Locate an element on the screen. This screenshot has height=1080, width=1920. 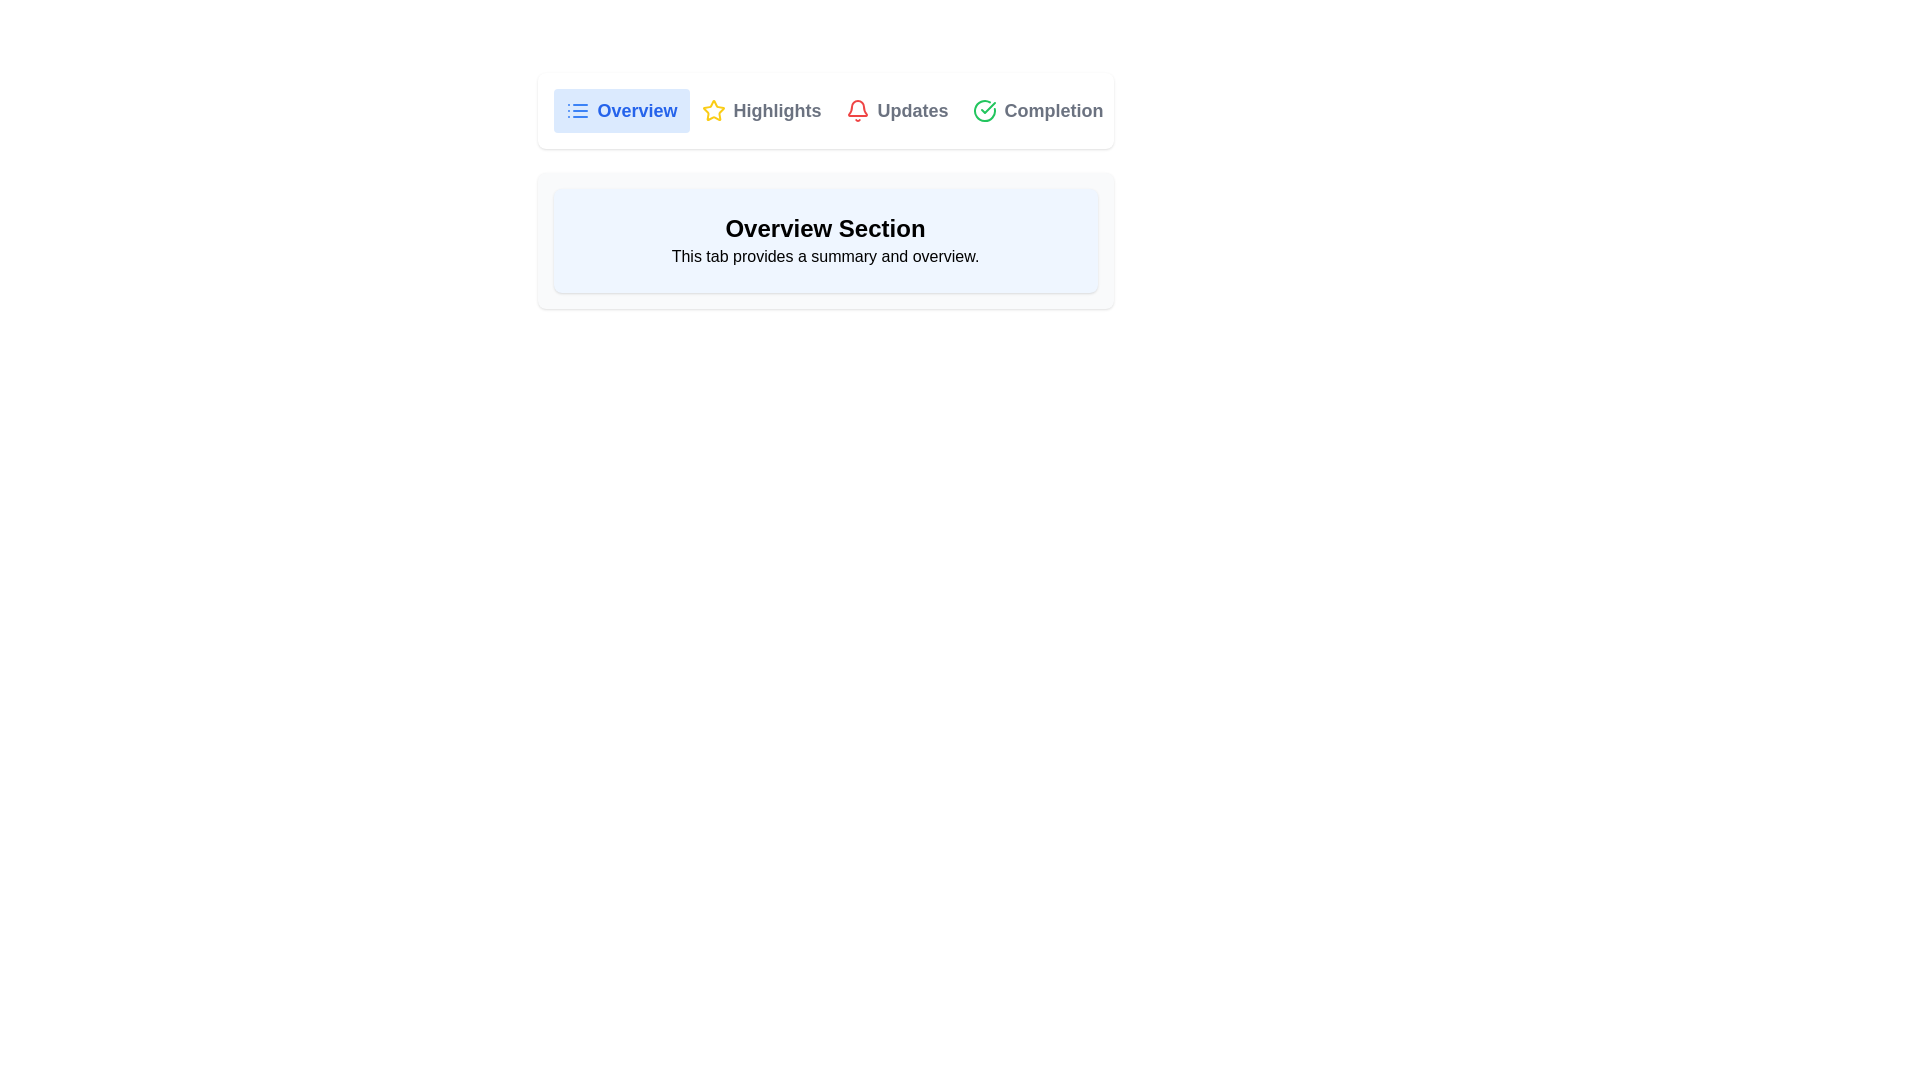
the 'Completion' tab in the navigation bar is located at coordinates (1038, 111).